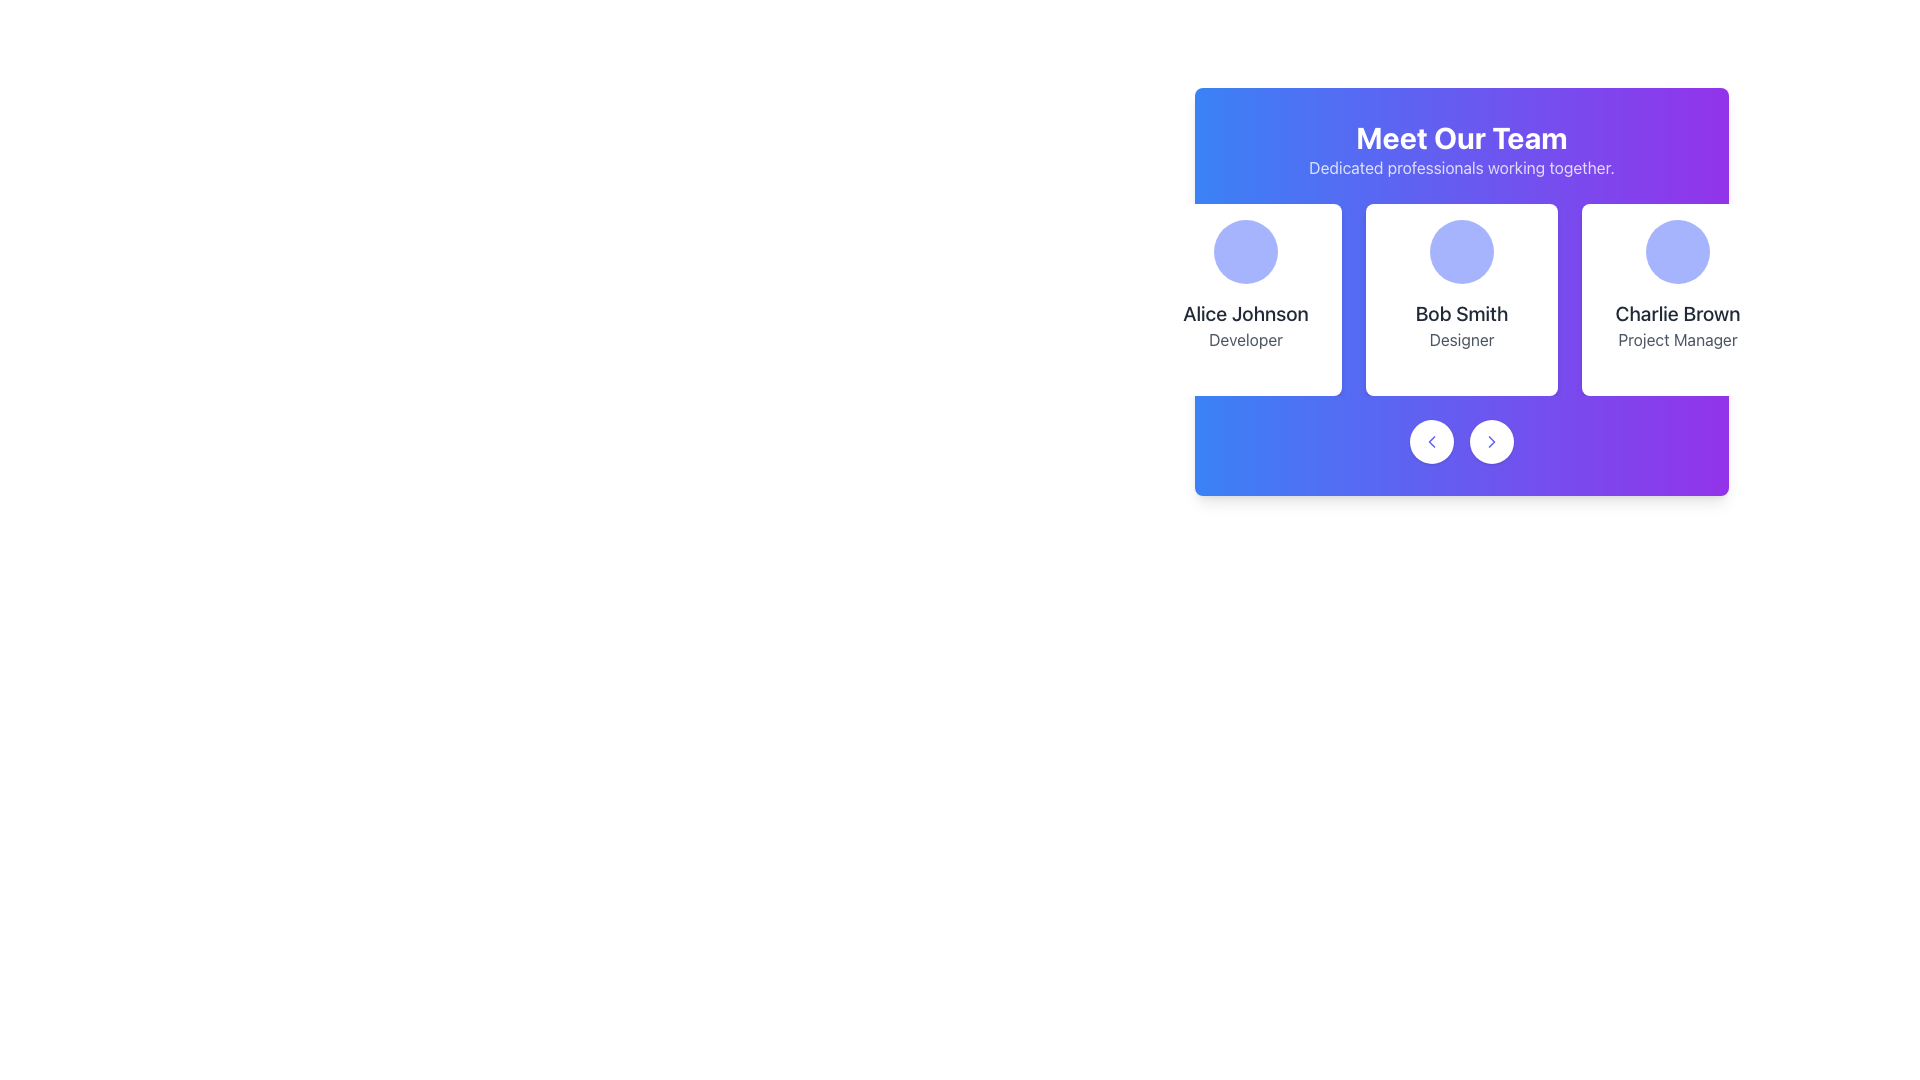 The image size is (1920, 1080). What do you see at coordinates (1430, 441) in the screenshot?
I see `the left-pointing chevron icon located inside a circular button at the bottom center of the purple gradient section beneath the team cards` at bounding box center [1430, 441].